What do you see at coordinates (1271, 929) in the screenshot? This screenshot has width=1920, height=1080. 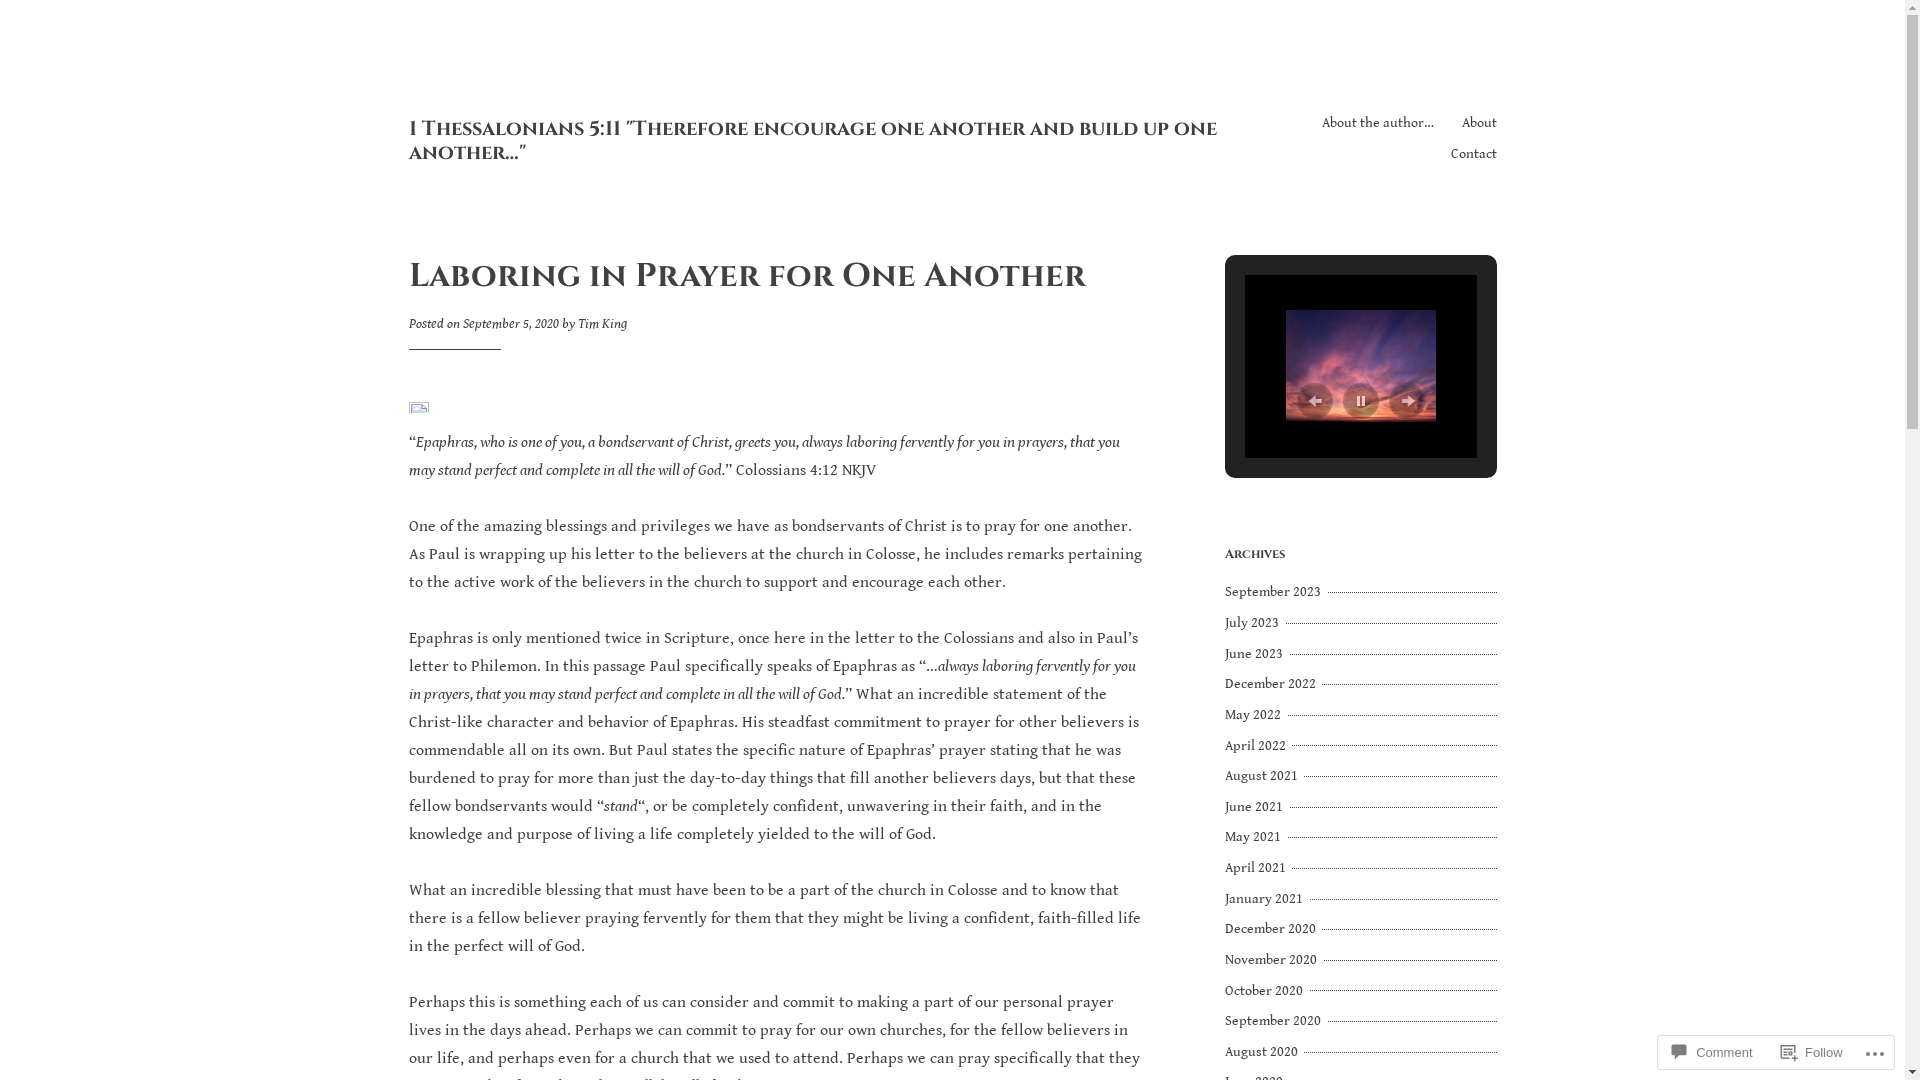 I see `'December 2020'` at bounding box center [1271, 929].